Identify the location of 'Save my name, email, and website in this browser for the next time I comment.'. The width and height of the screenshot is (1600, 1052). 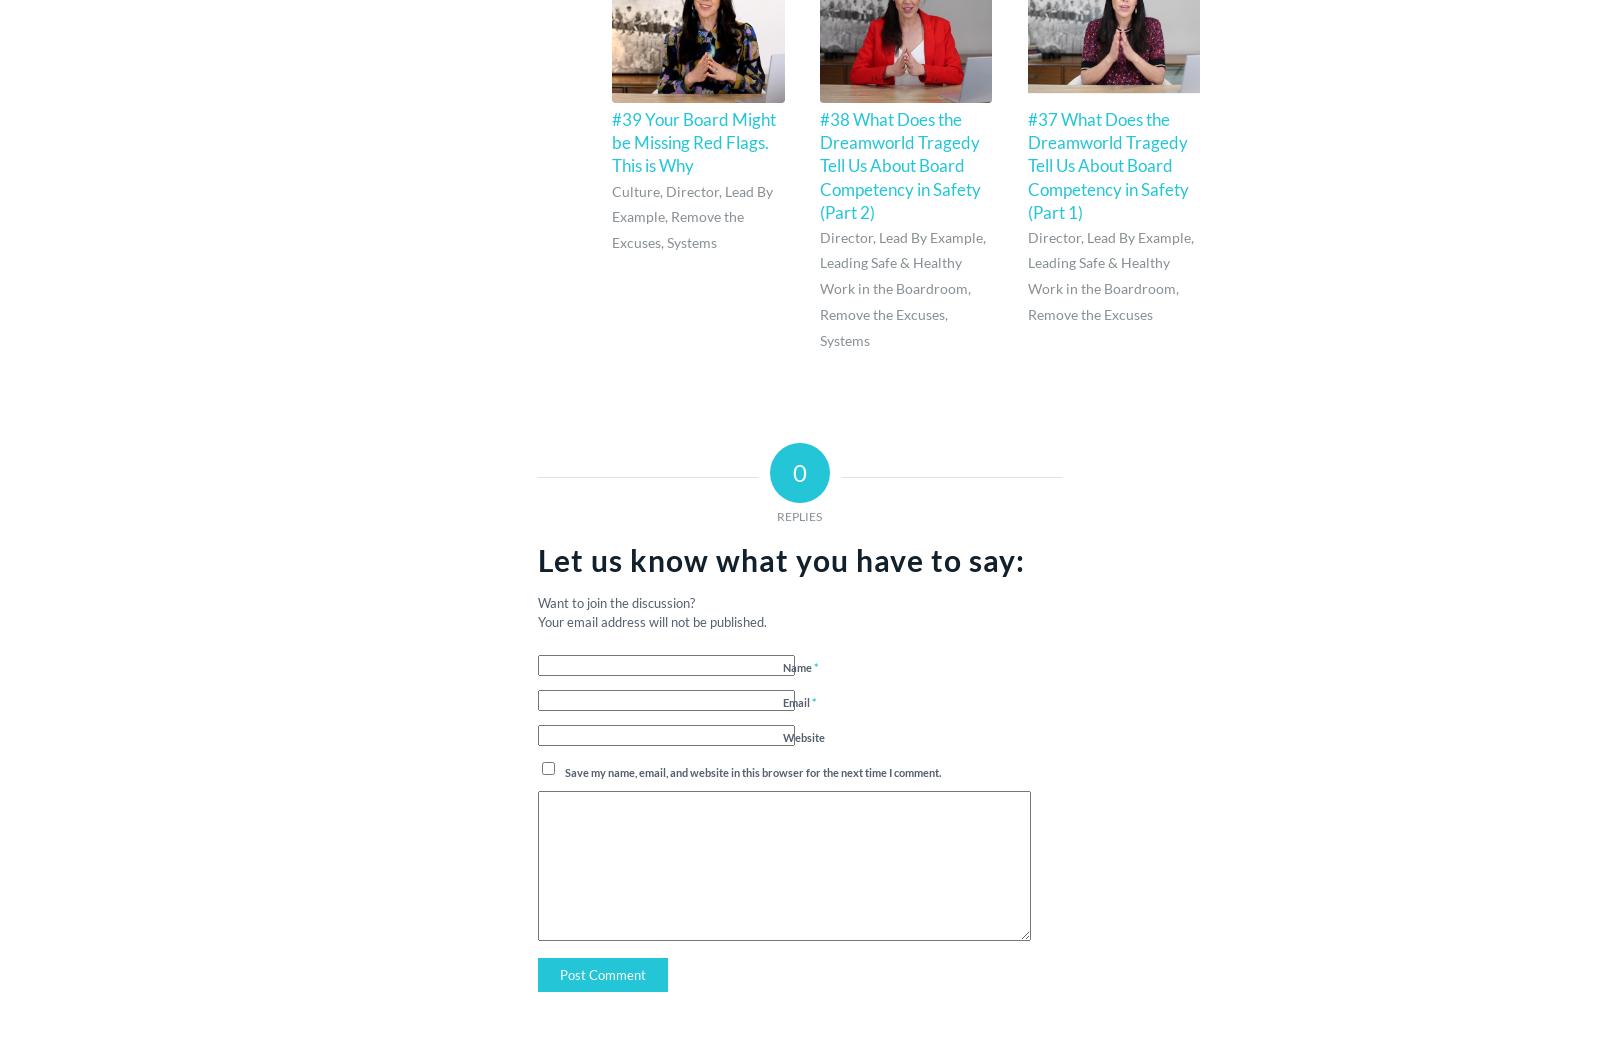
(563, 770).